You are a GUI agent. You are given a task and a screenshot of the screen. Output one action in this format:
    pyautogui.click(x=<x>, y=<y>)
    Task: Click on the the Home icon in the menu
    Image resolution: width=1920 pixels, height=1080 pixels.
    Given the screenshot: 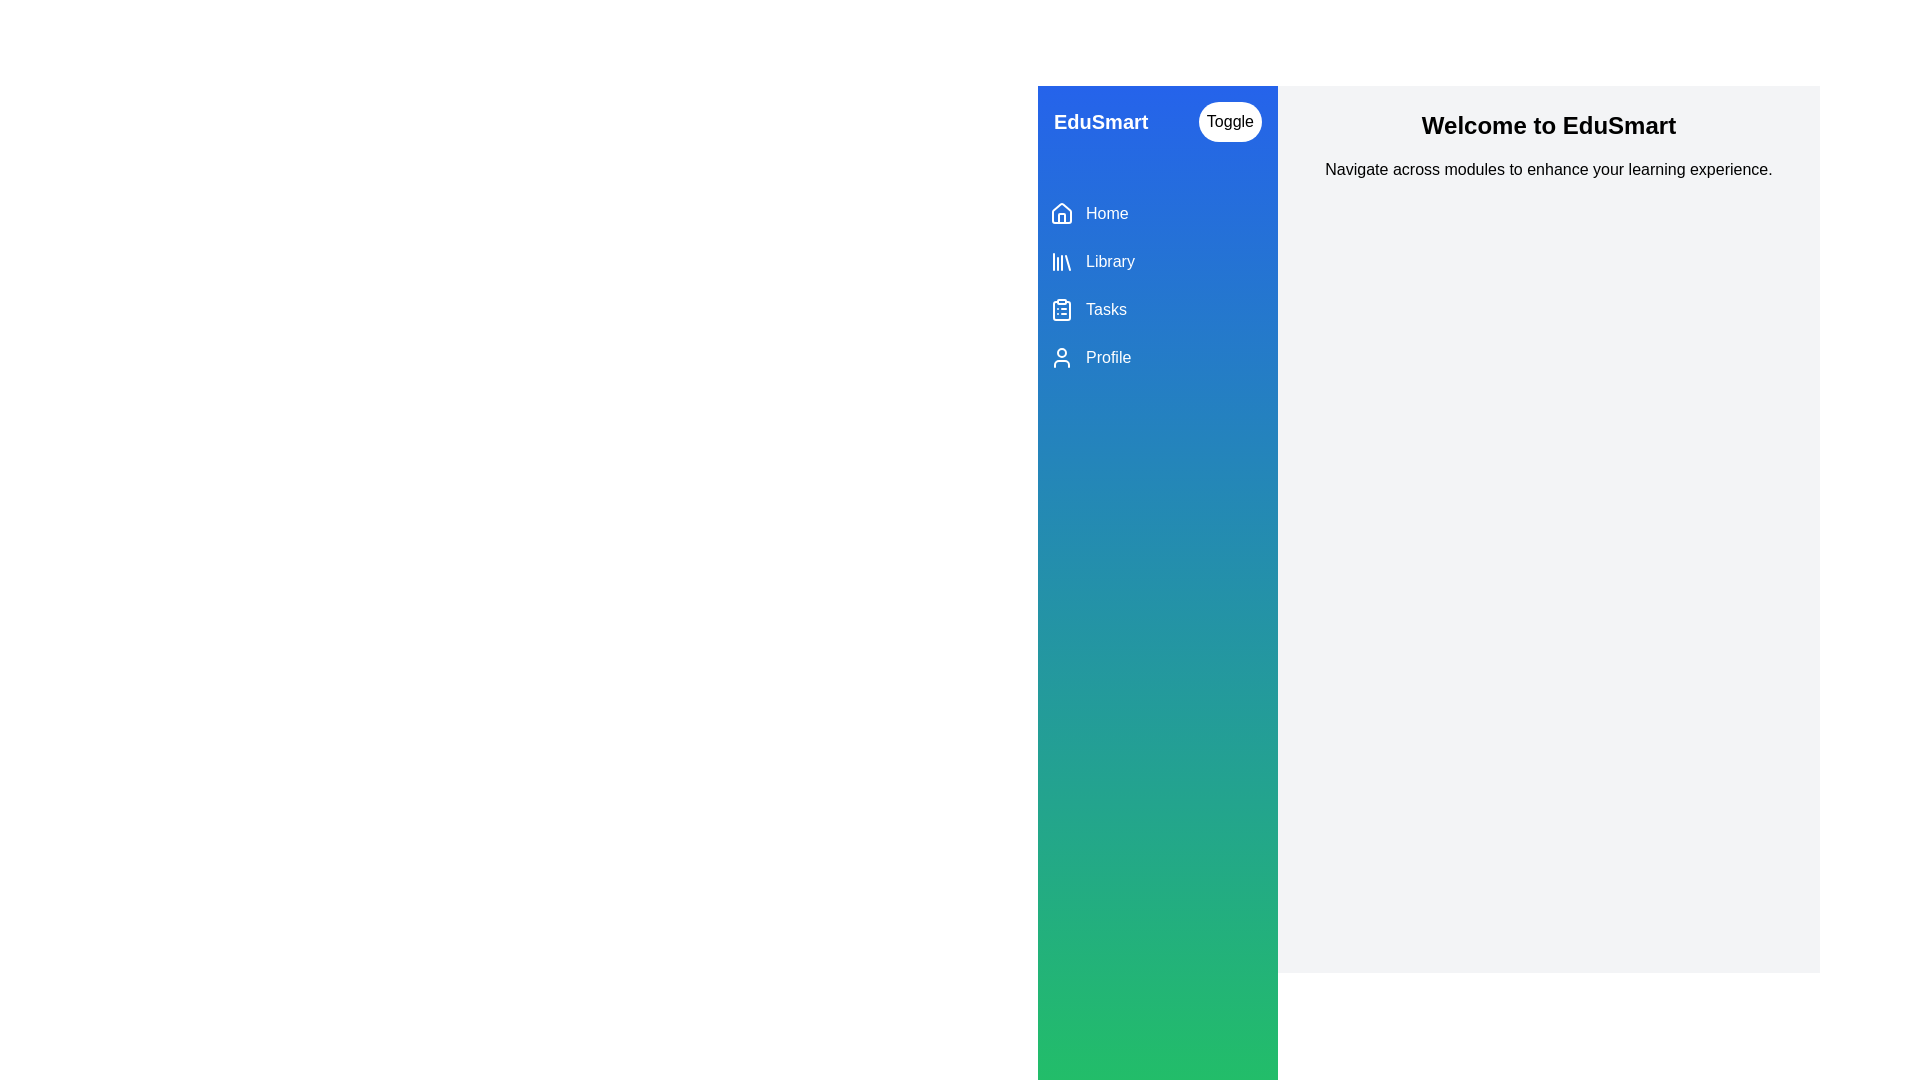 What is the action you would take?
    pyautogui.click(x=1060, y=213)
    